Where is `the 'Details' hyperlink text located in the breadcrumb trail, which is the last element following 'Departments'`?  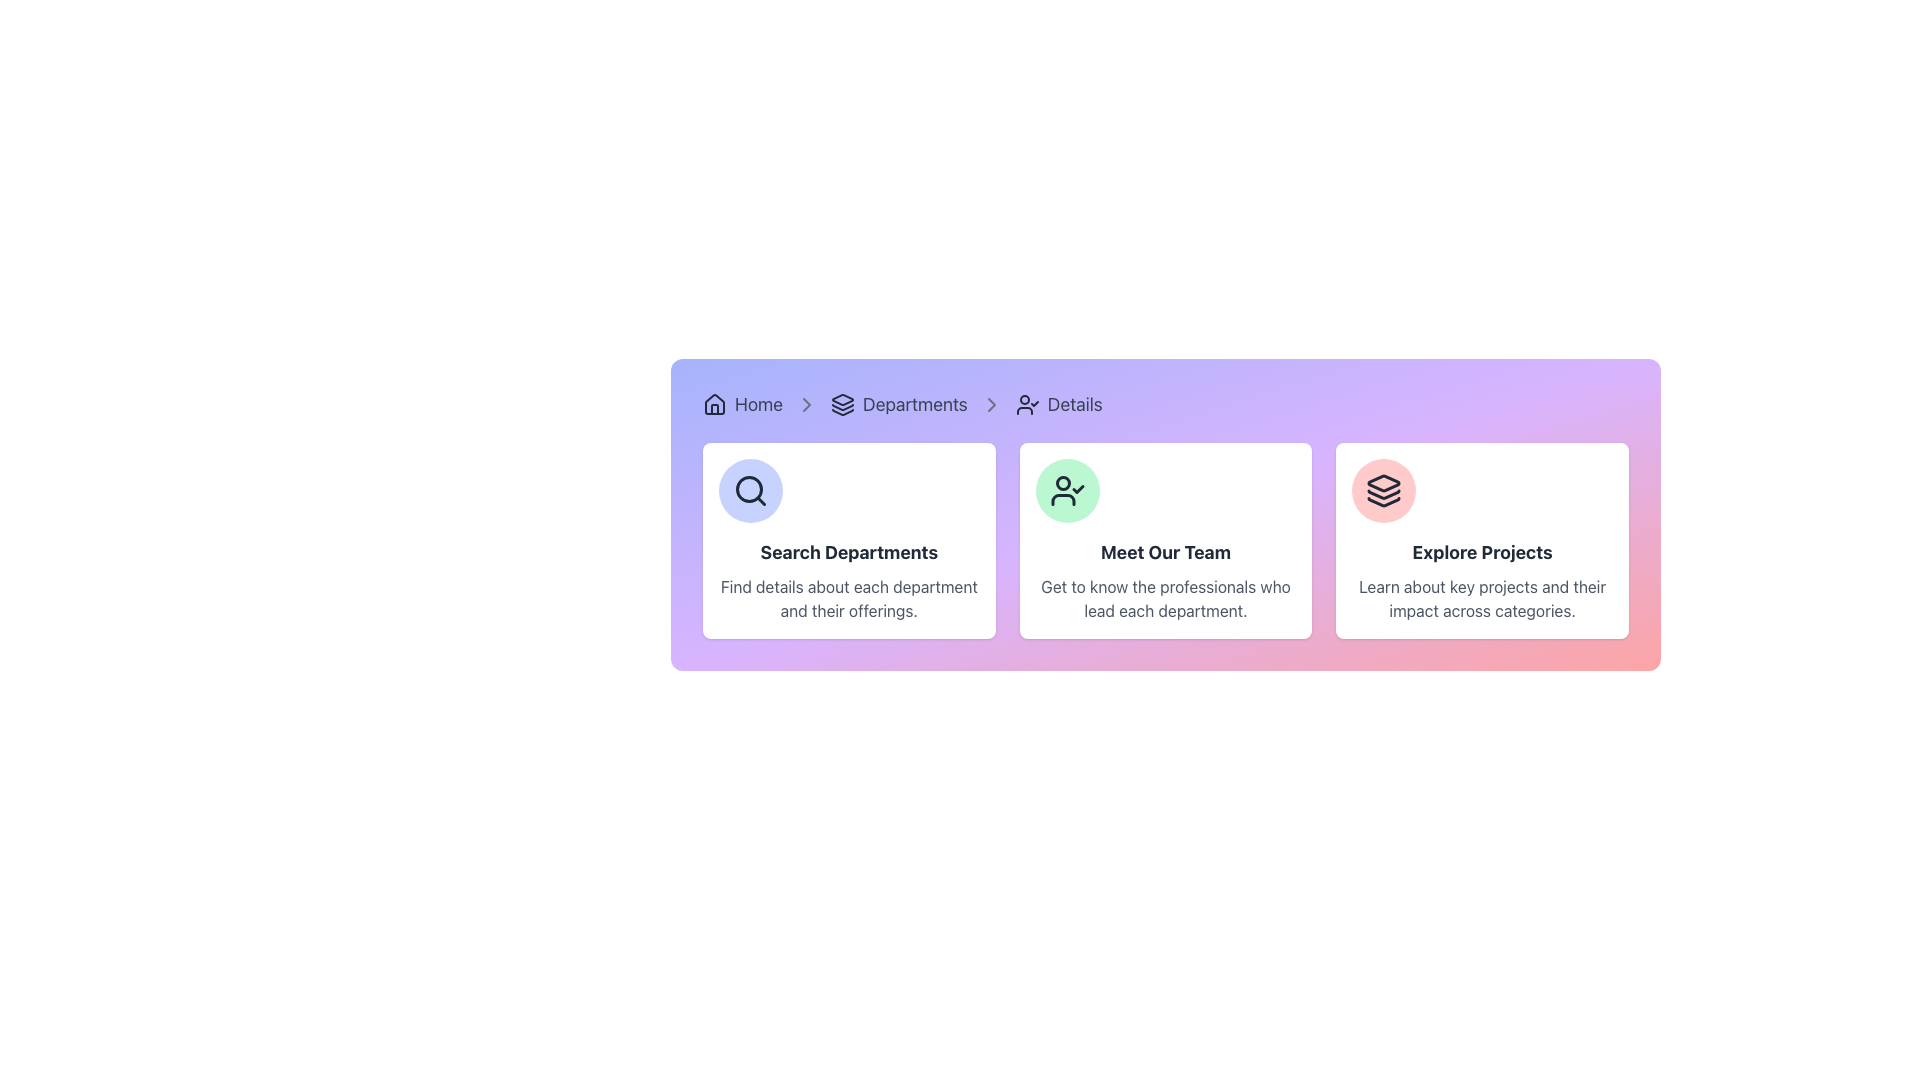
the 'Details' hyperlink text located in the breadcrumb trail, which is the last element following 'Departments' is located at coordinates (1074, 405).